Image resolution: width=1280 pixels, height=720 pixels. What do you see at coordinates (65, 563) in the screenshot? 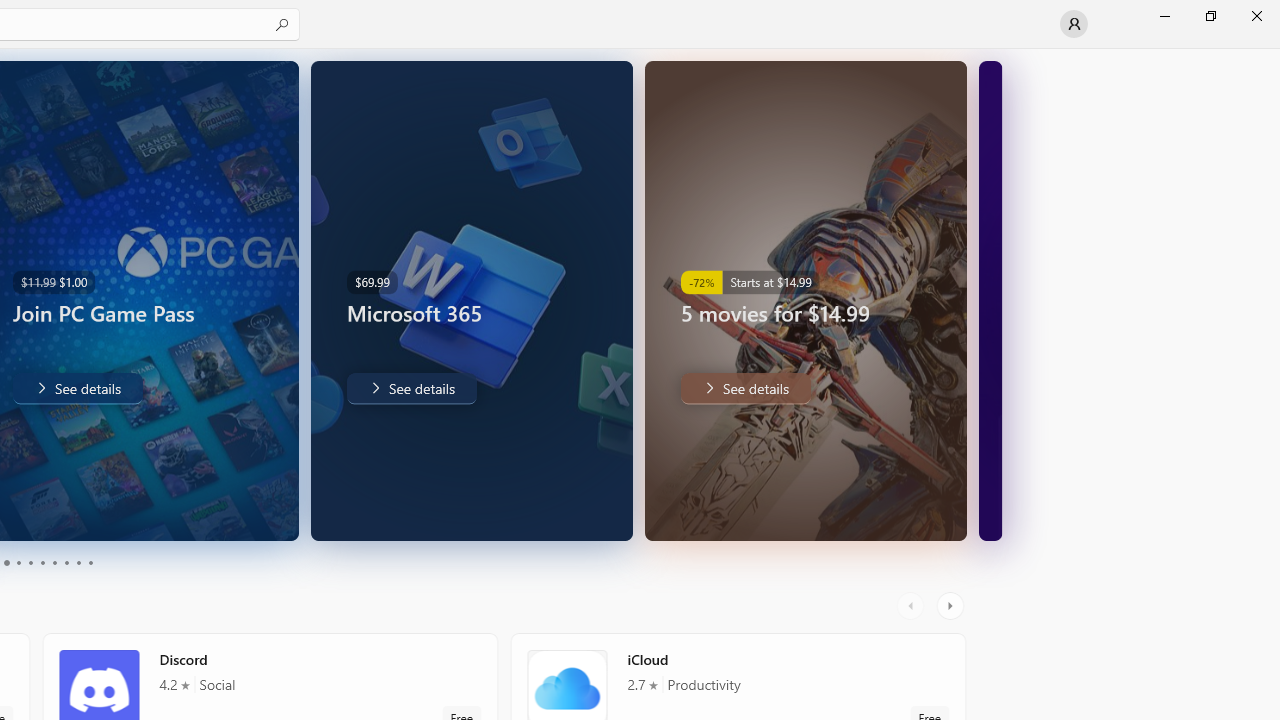
I see `'Page 8'` at bounding box center [65, 563].